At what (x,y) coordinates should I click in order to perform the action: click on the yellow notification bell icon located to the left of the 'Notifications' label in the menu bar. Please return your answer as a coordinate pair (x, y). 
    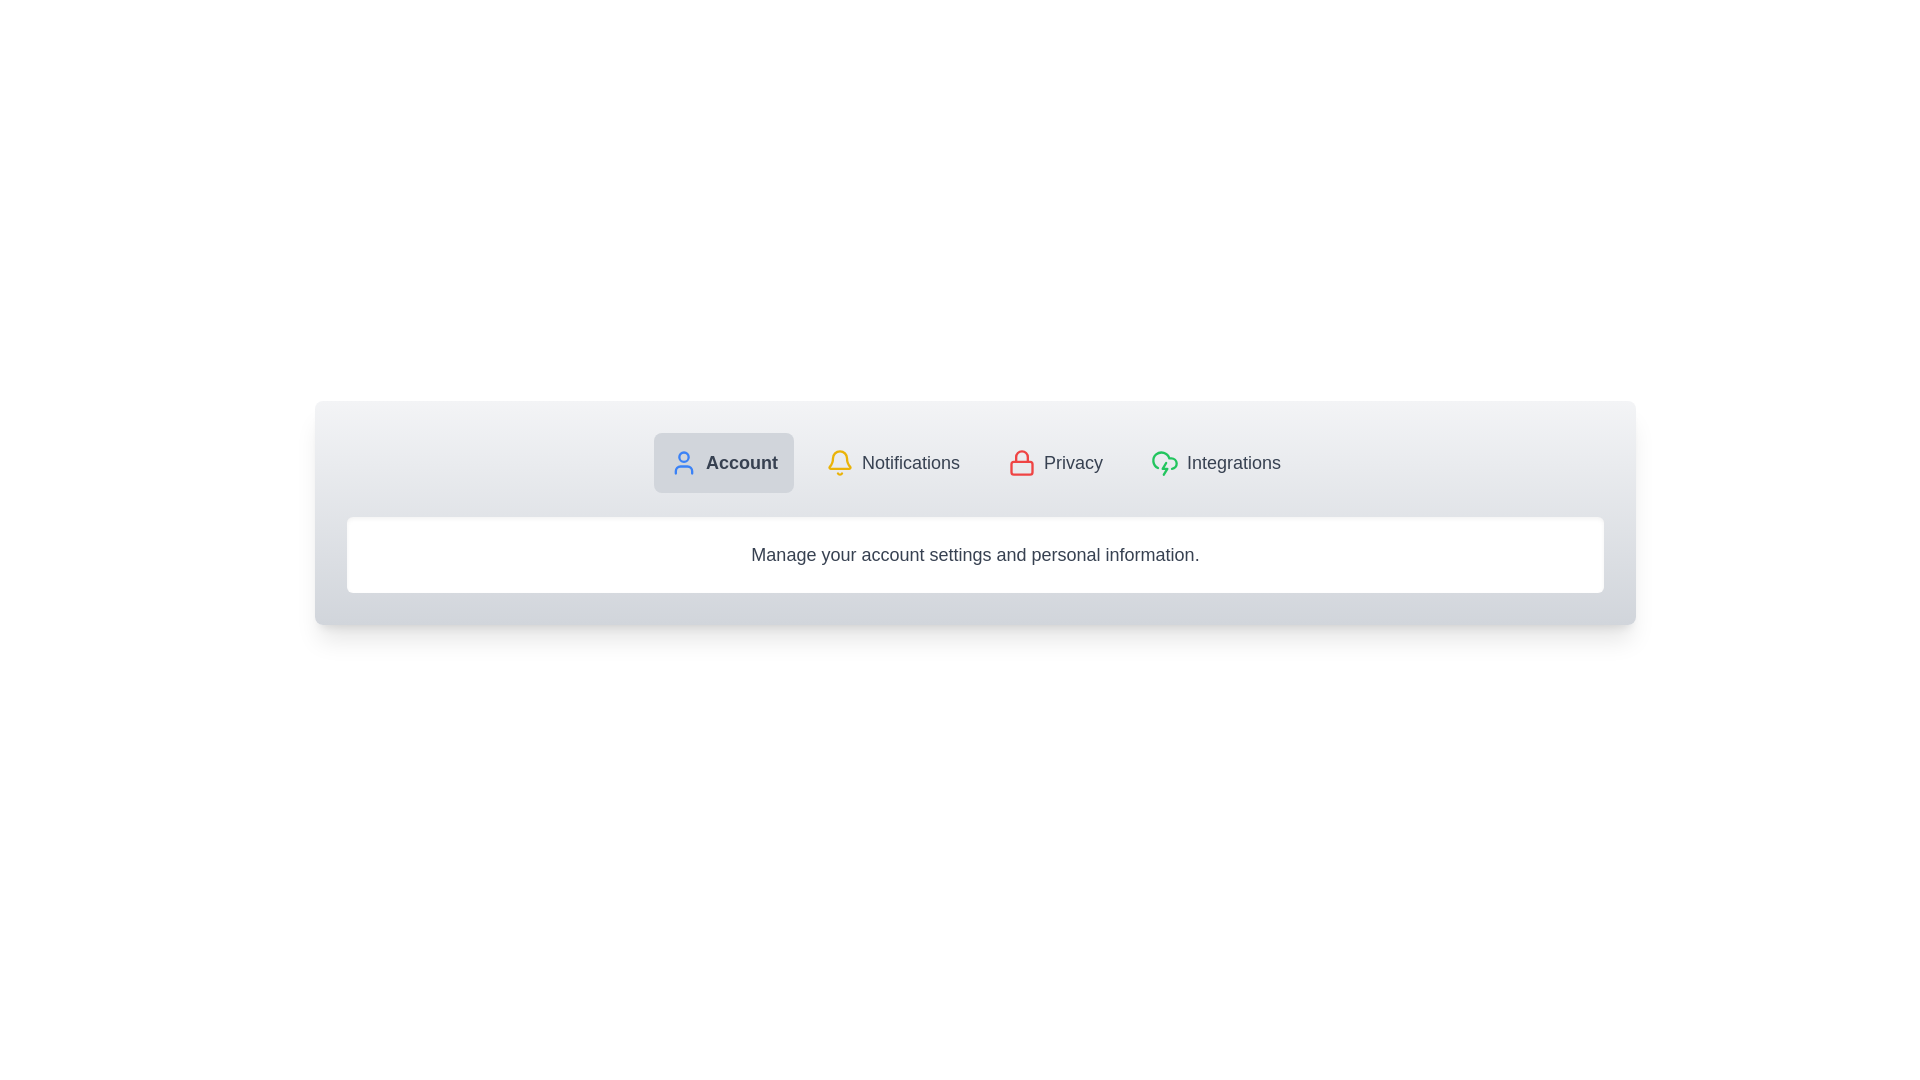
    Looking at the image, I should click on (840, 462).